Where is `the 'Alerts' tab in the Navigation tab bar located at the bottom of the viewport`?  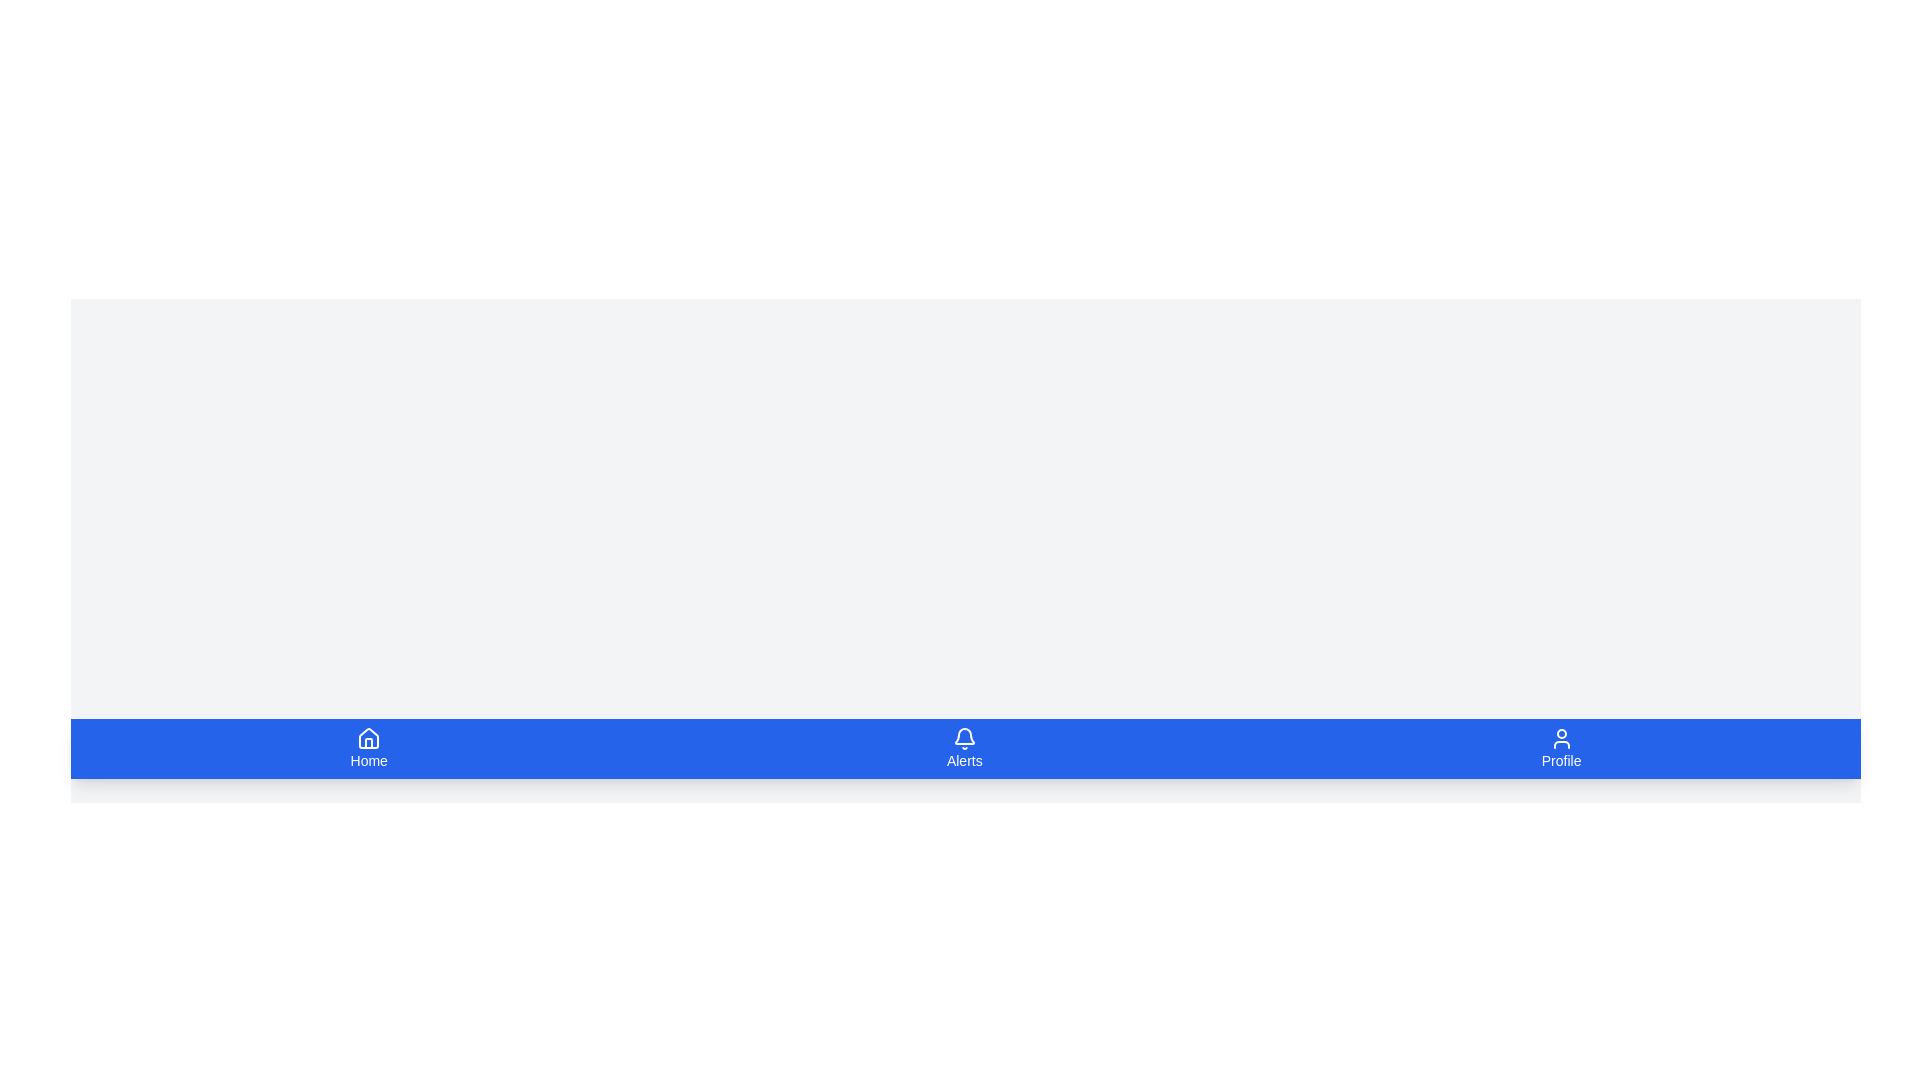
the 'Alerts' tab in the Navigation tab bar located at the bottom of the viewport is located at coordinates (965, 748).